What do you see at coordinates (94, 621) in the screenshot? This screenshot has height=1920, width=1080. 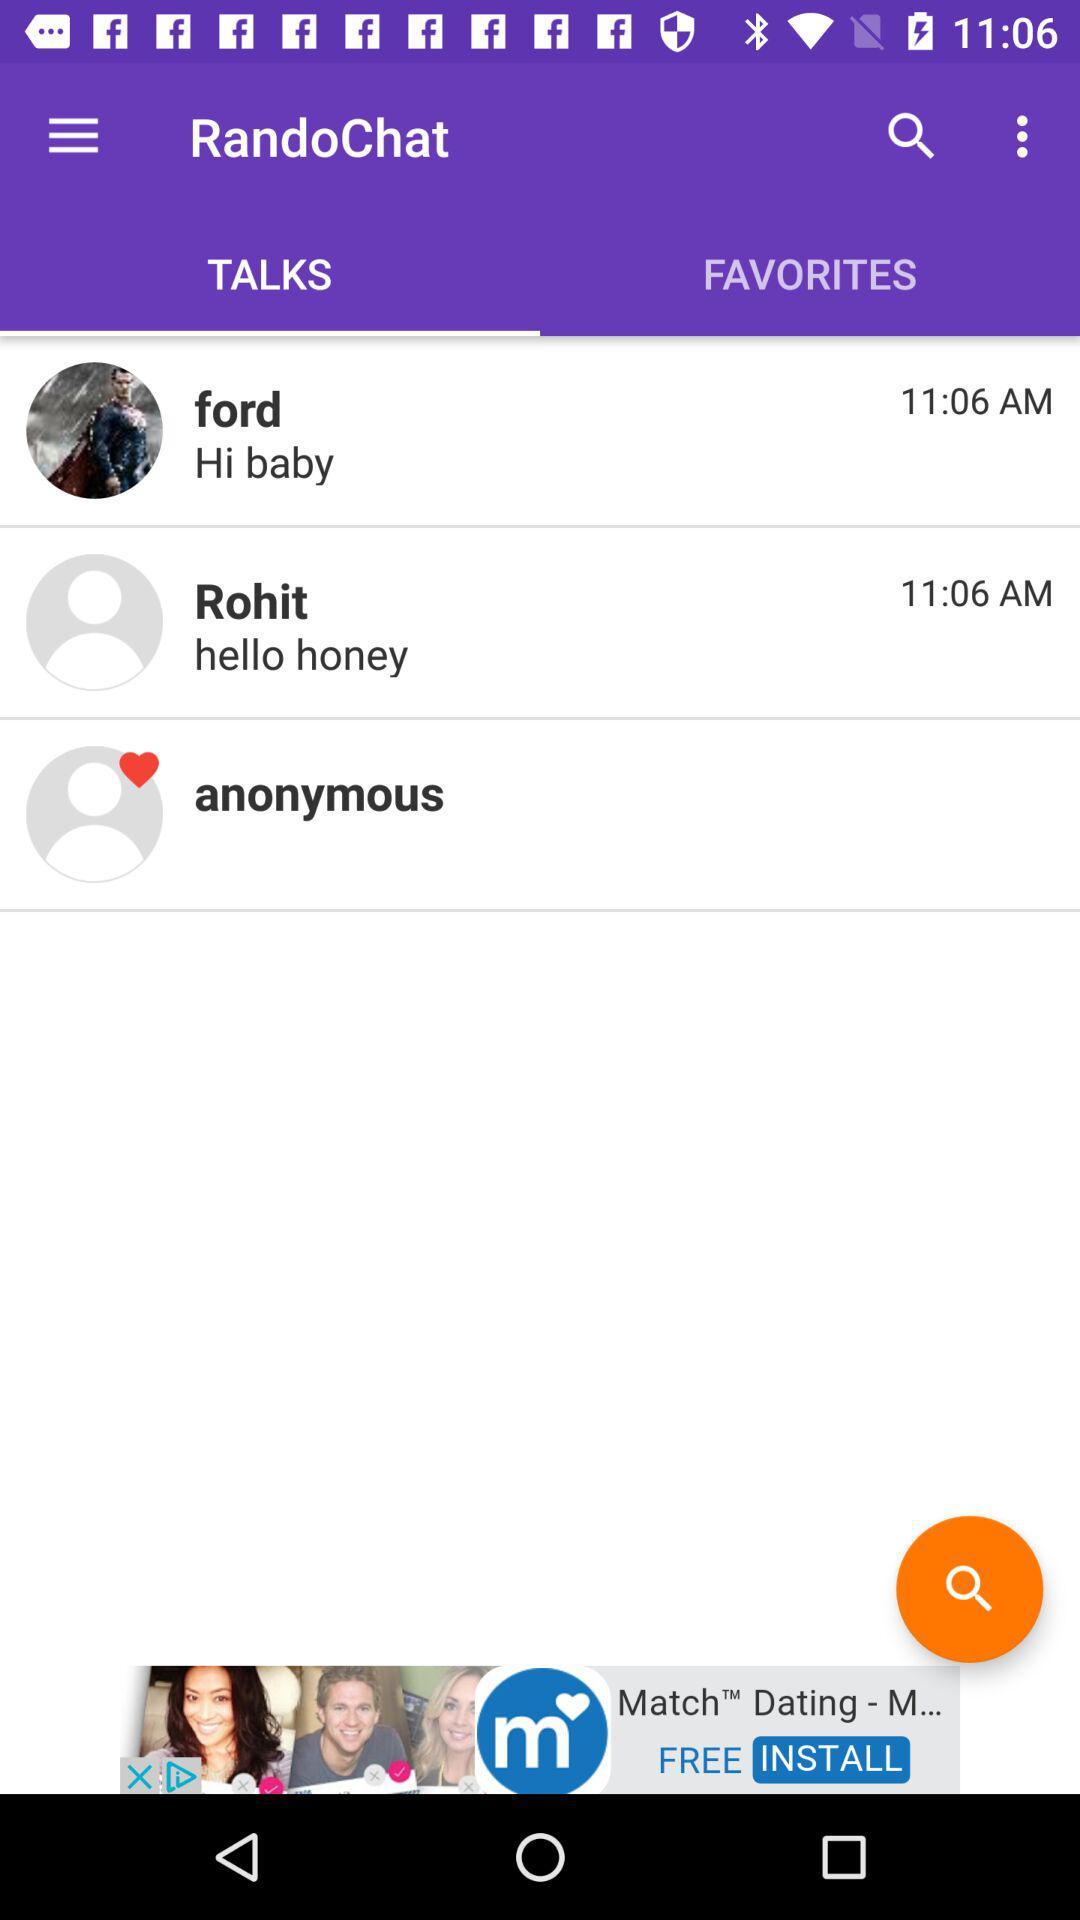 I see `next chating` at bounding box center [94, 621].